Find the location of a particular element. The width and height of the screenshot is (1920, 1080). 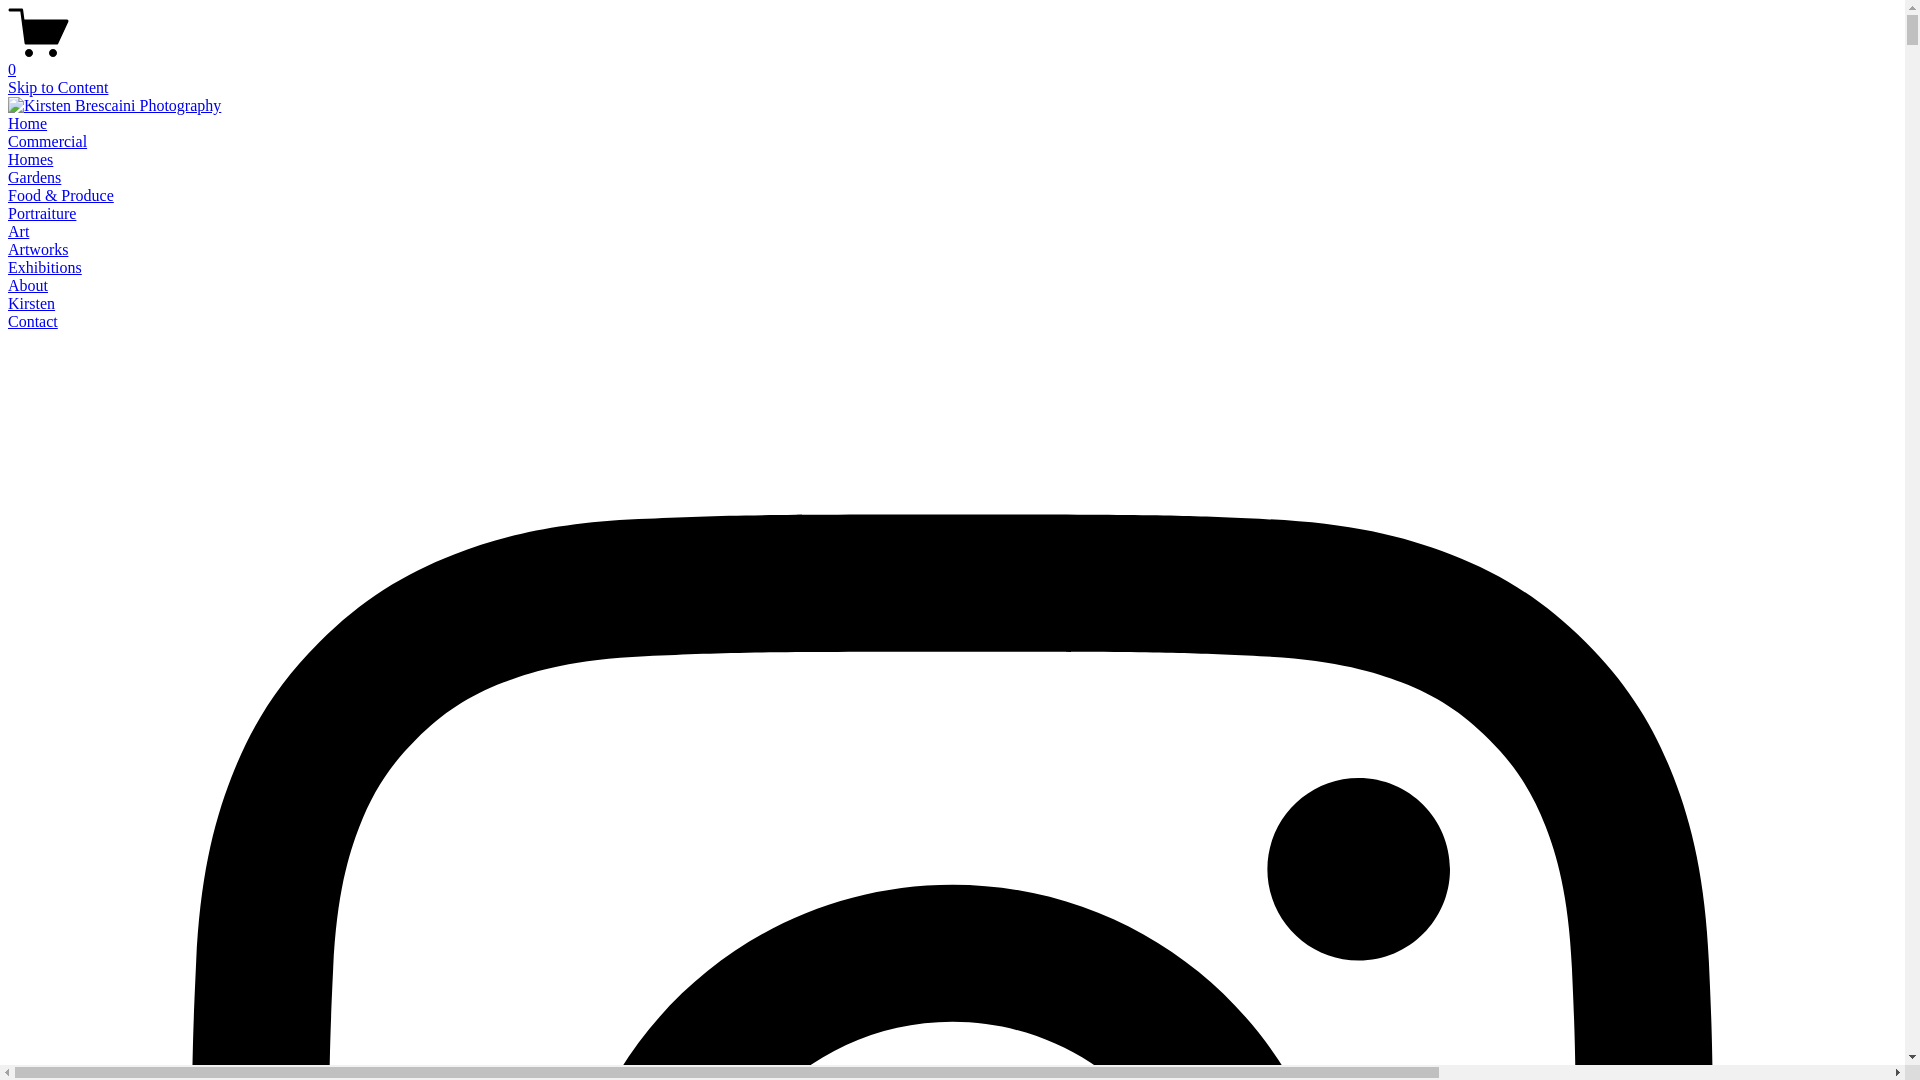

'Art' is located at coordinates (18, 230).